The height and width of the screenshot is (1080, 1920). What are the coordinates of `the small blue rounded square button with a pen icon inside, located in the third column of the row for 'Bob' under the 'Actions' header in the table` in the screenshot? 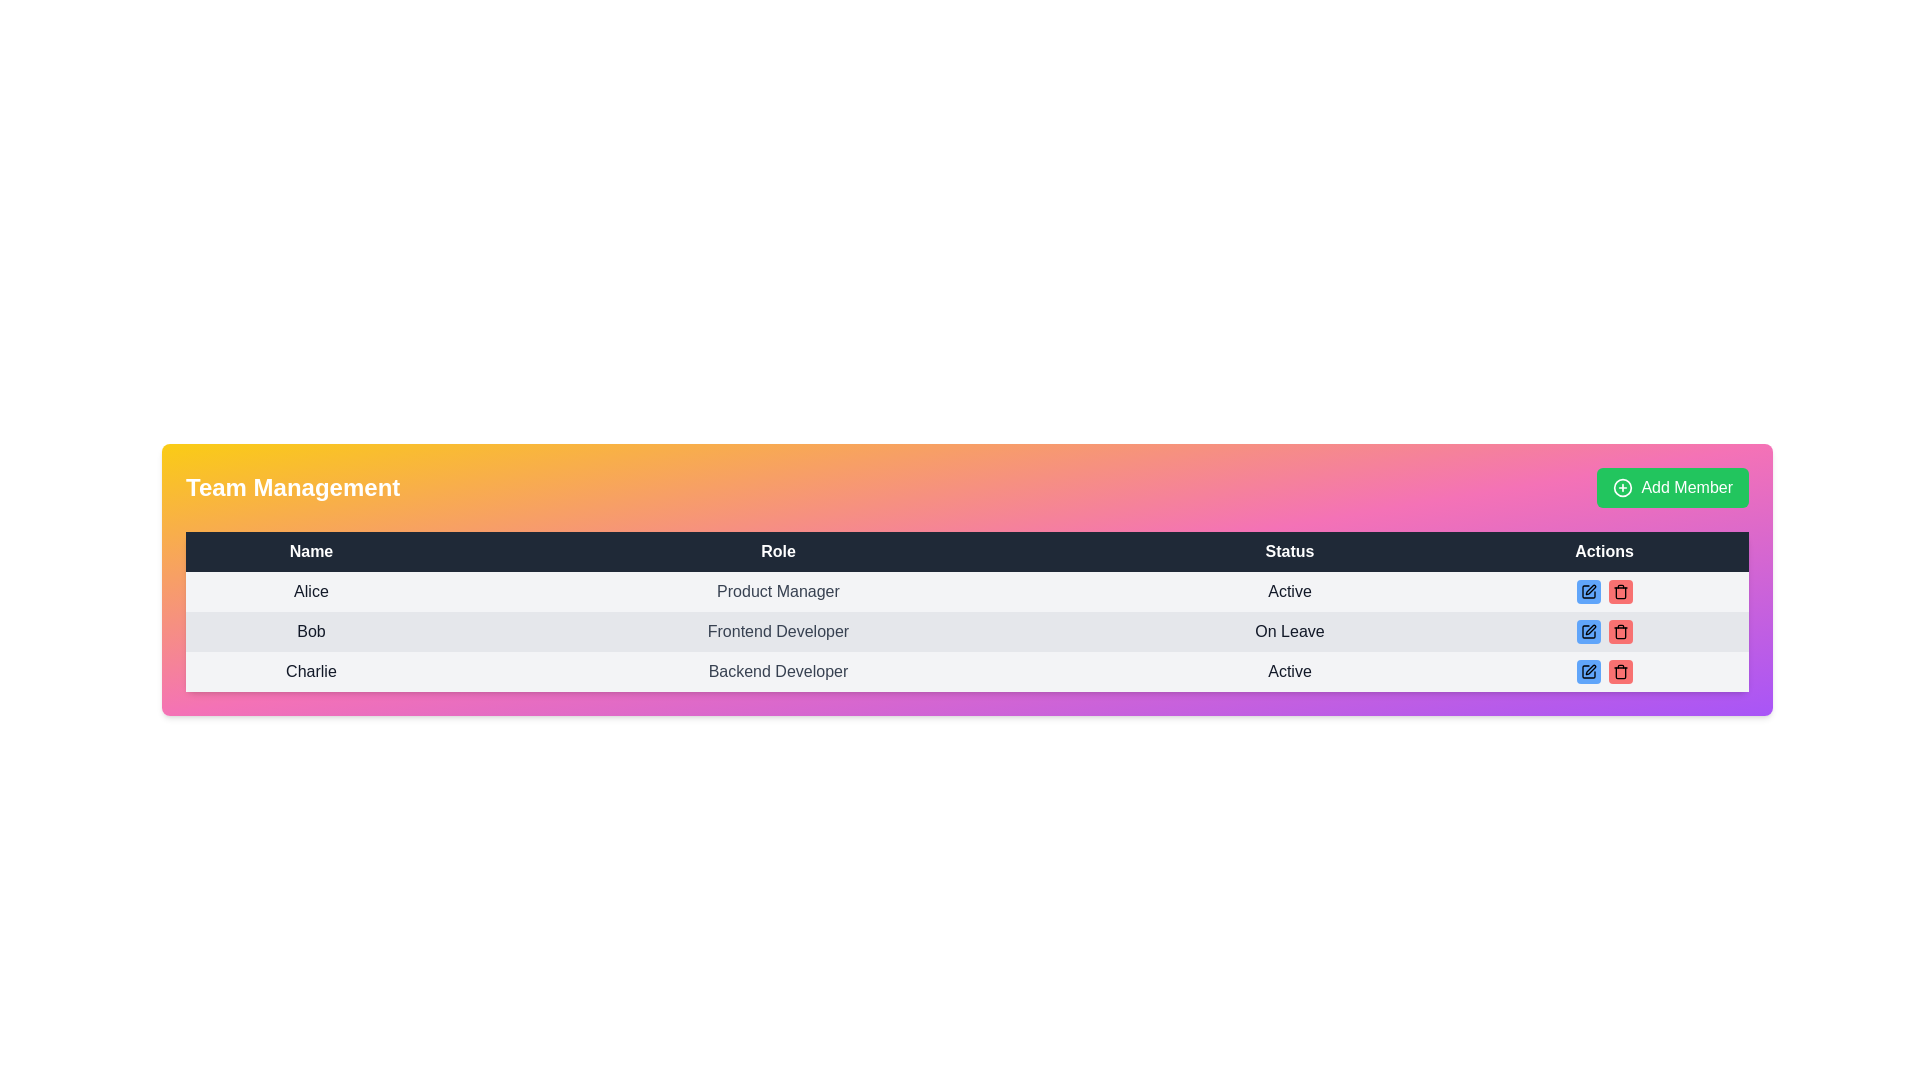 It's located at (1587, 590).